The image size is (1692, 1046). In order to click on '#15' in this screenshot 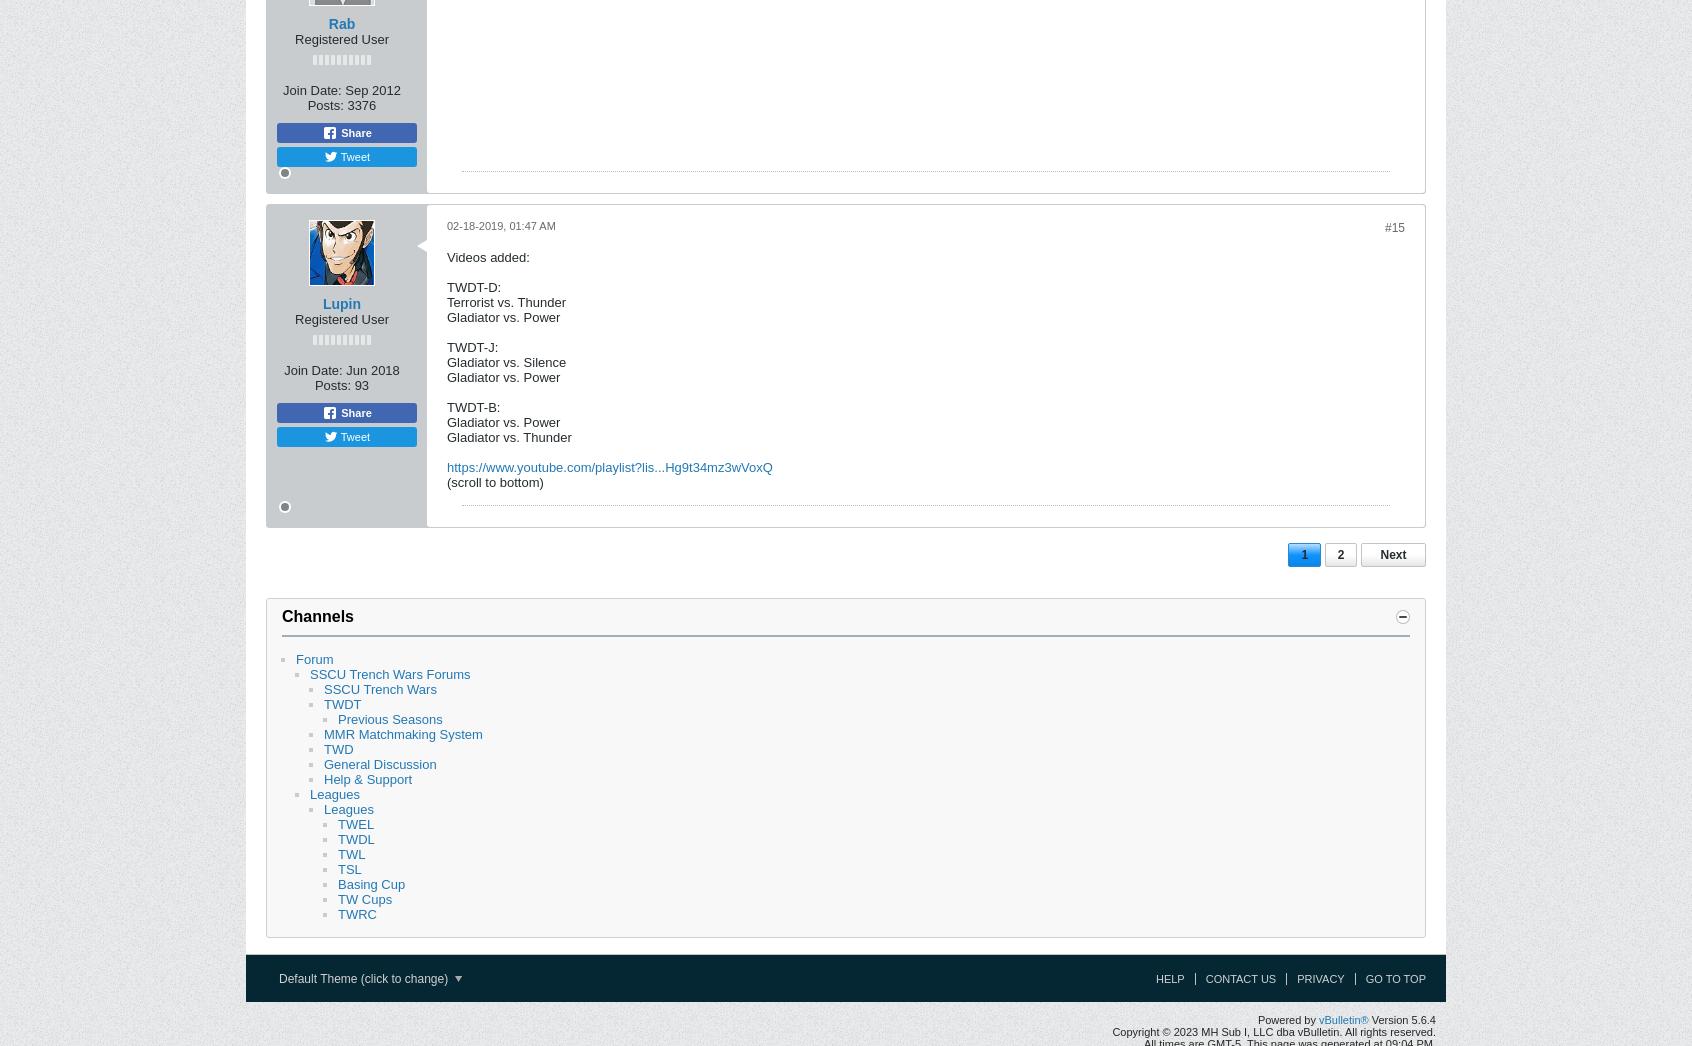, I will do `click(1394, 227)`.